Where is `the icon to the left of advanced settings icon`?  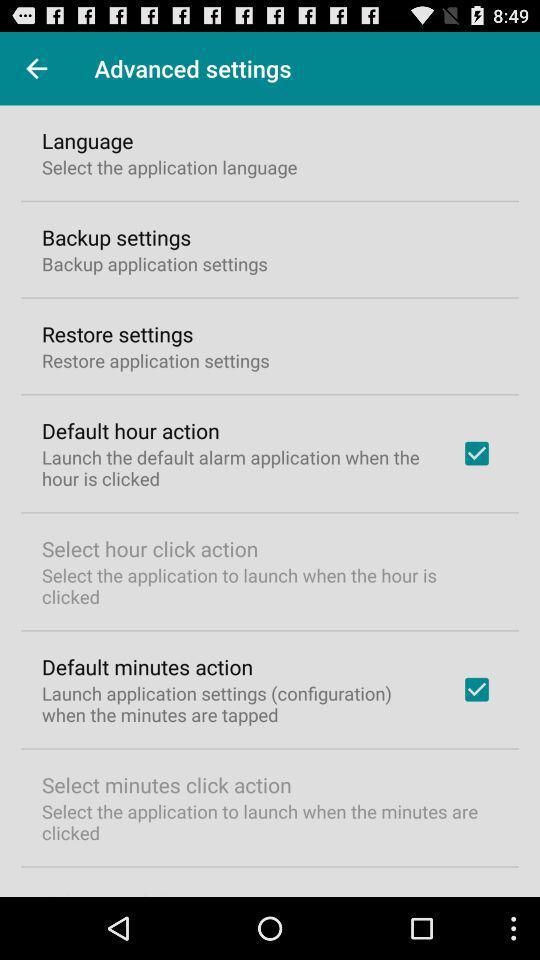 the icon to the left of advanced settings icon is located at coordinates (36, 68).